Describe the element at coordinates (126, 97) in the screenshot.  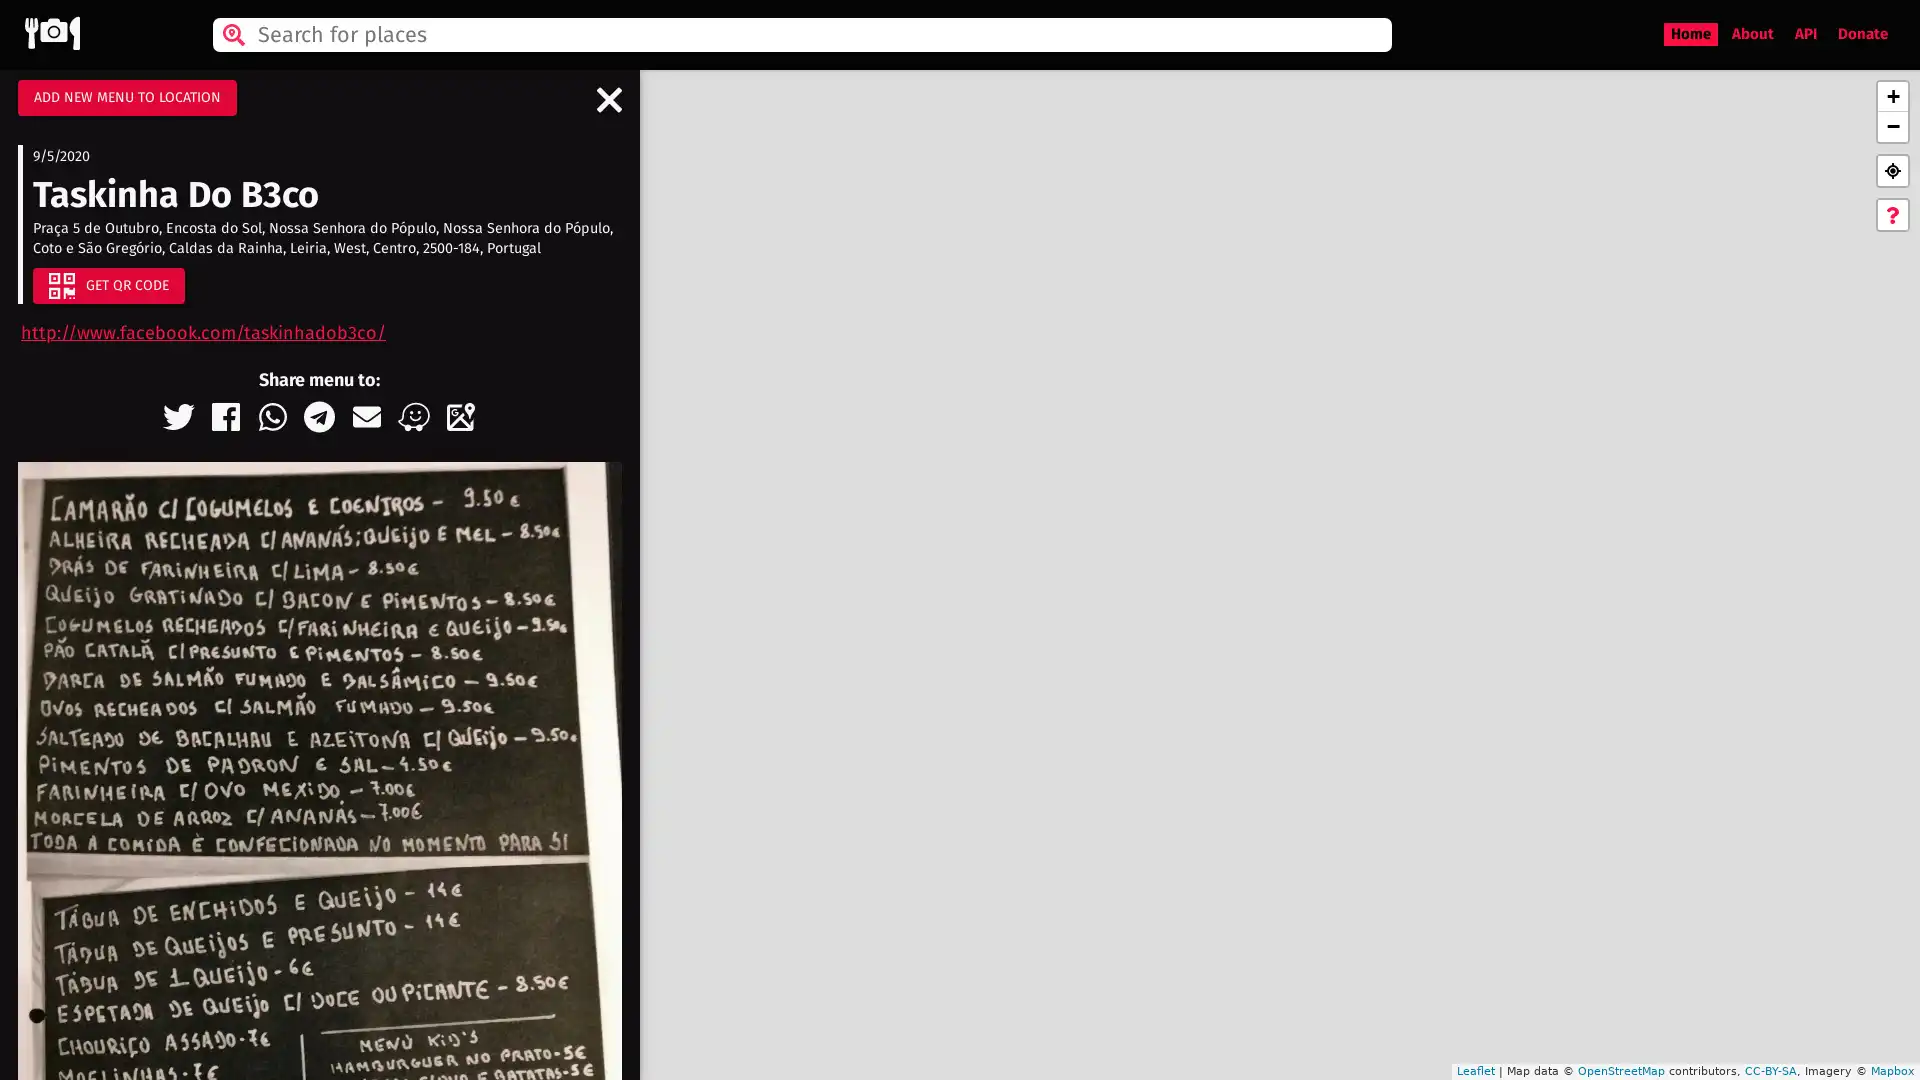
I see `ADD NEW MENU TO LOCATION` at that location.